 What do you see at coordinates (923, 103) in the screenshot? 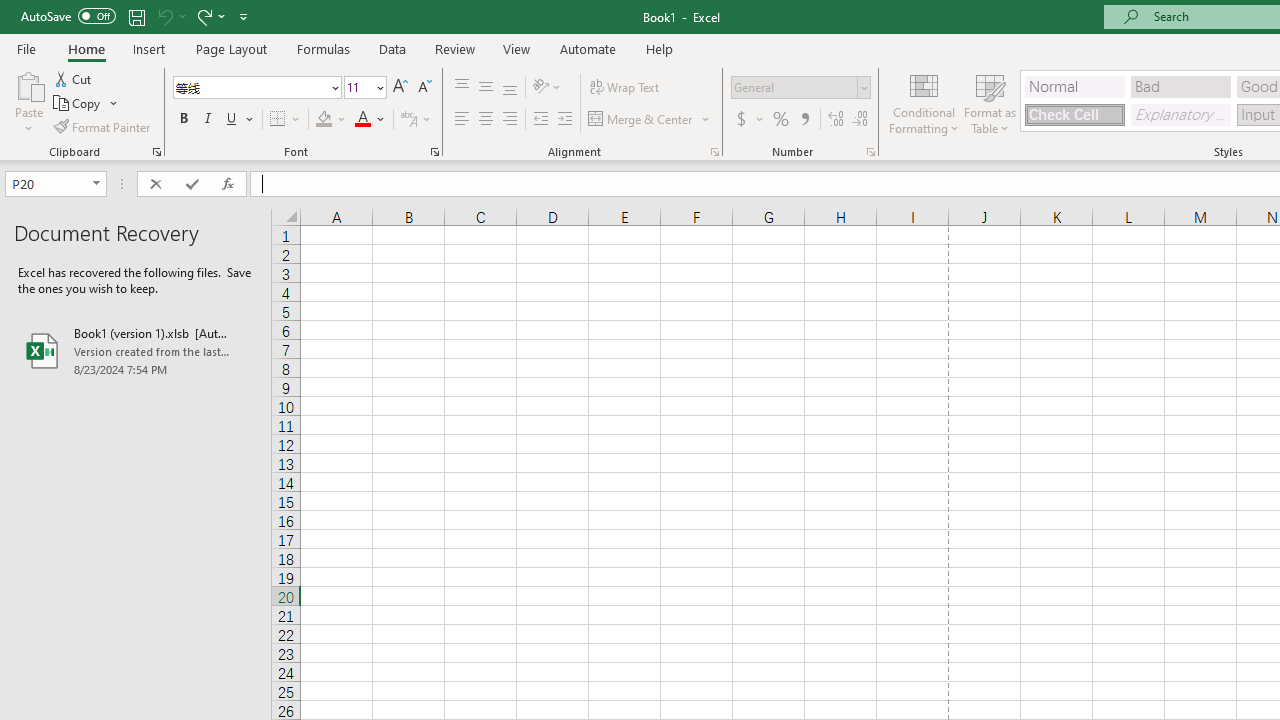
I see `'Conditional Formatting'` at bounding box center [923, 103].